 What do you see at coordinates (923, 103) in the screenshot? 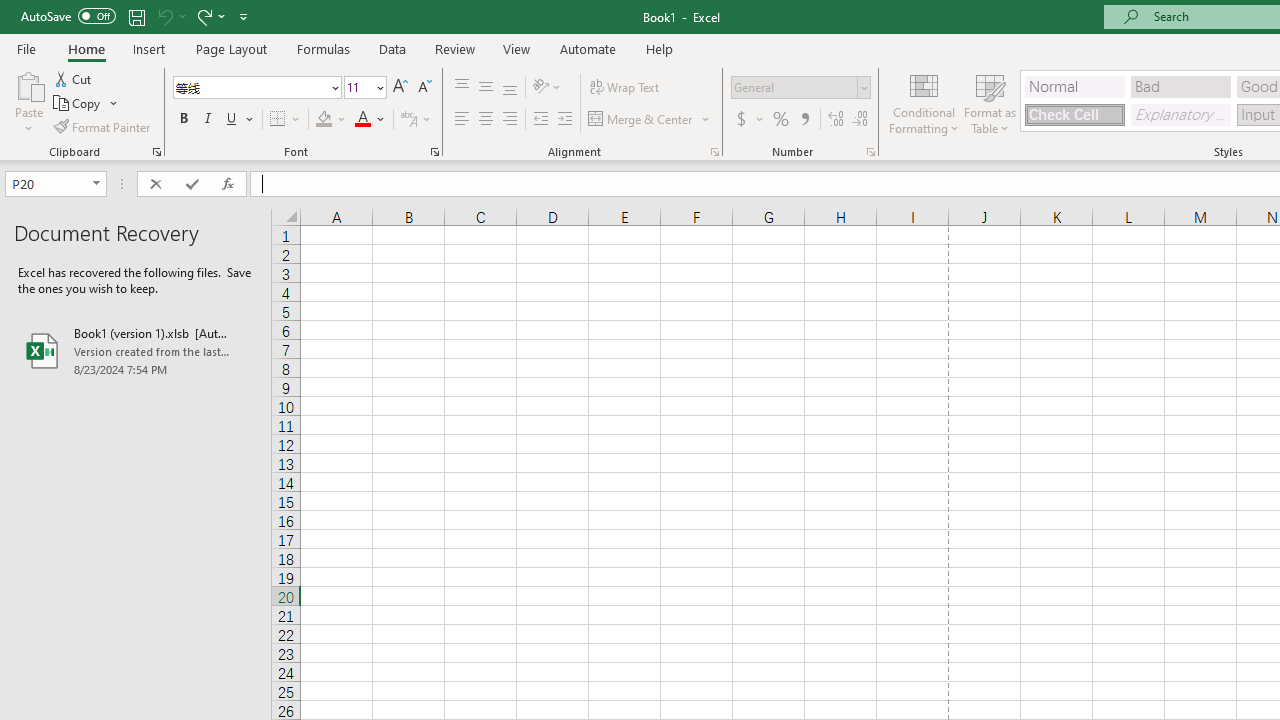
I see `'Conditional Formatting'` at bounding box center [923, 103].